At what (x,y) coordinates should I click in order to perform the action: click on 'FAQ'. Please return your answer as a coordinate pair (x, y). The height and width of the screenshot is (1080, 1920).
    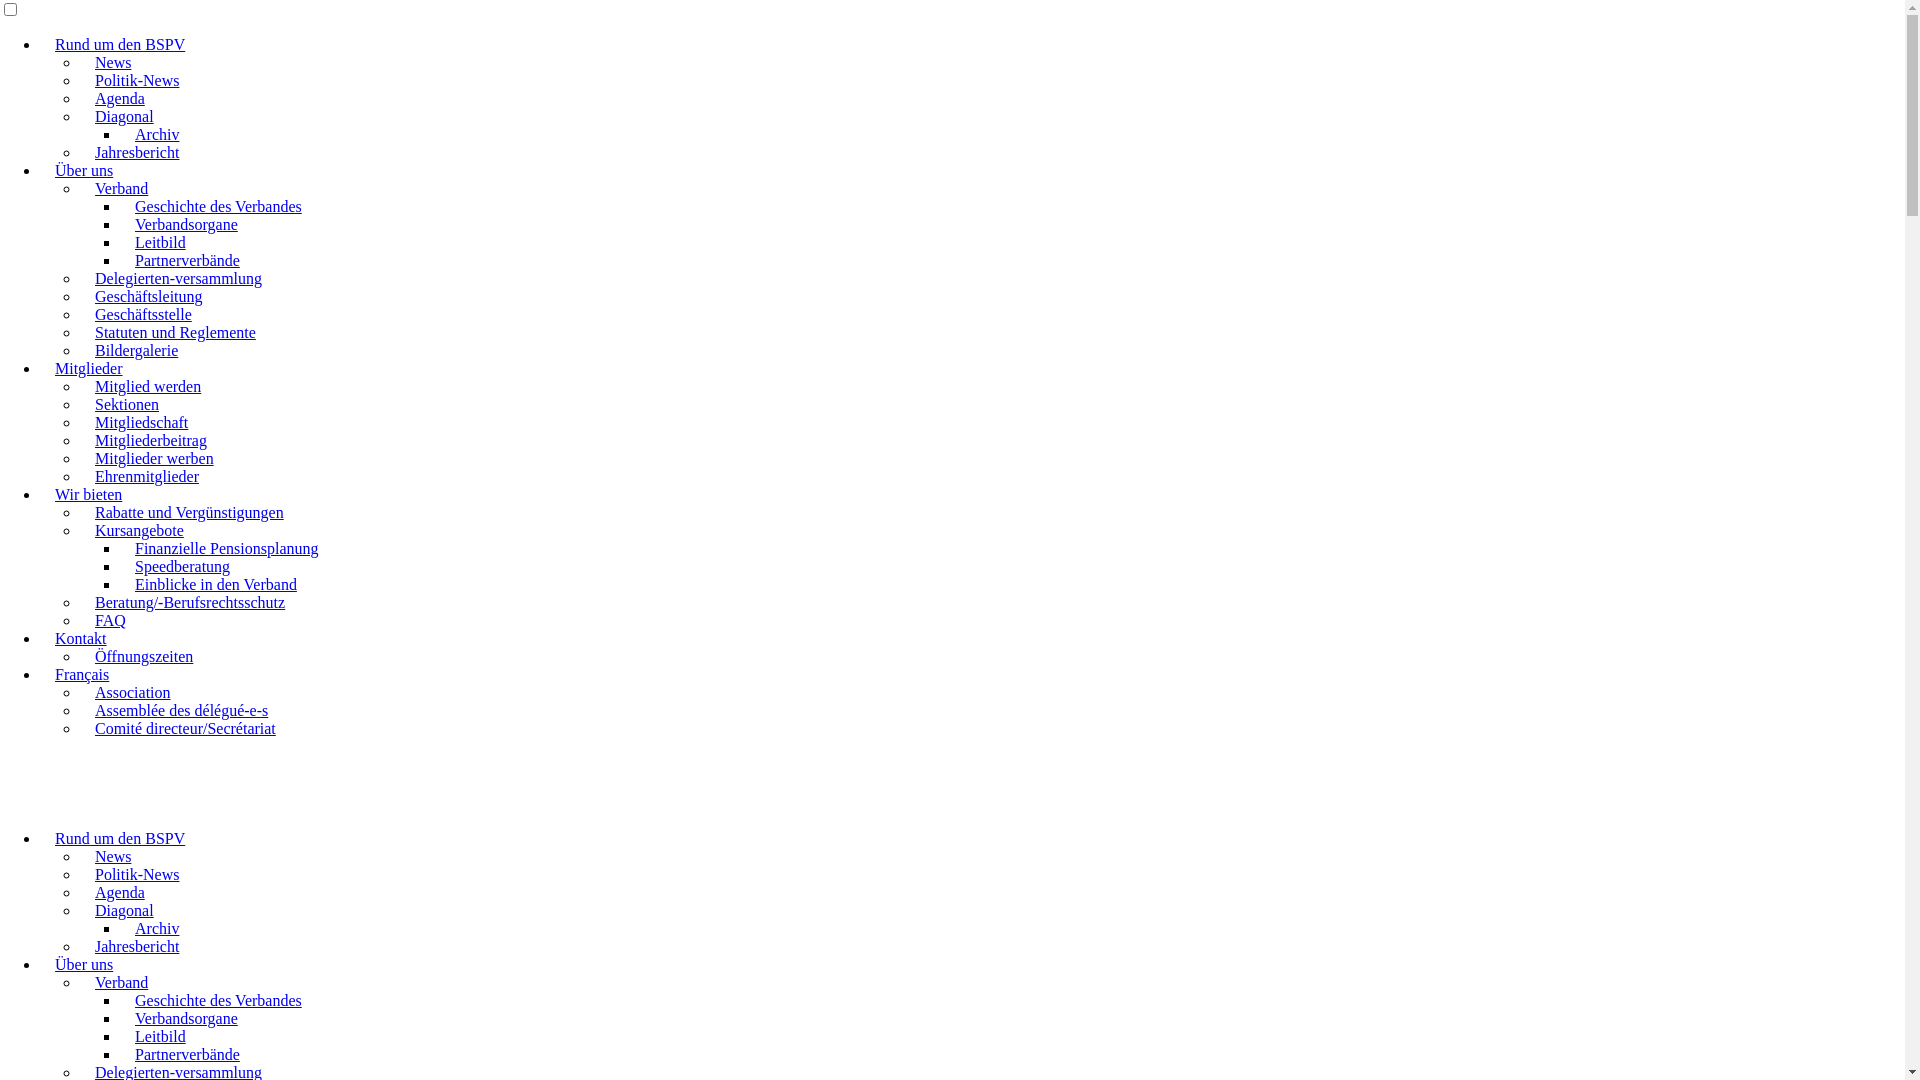
    Looking at the image, I should click on (109, 619).